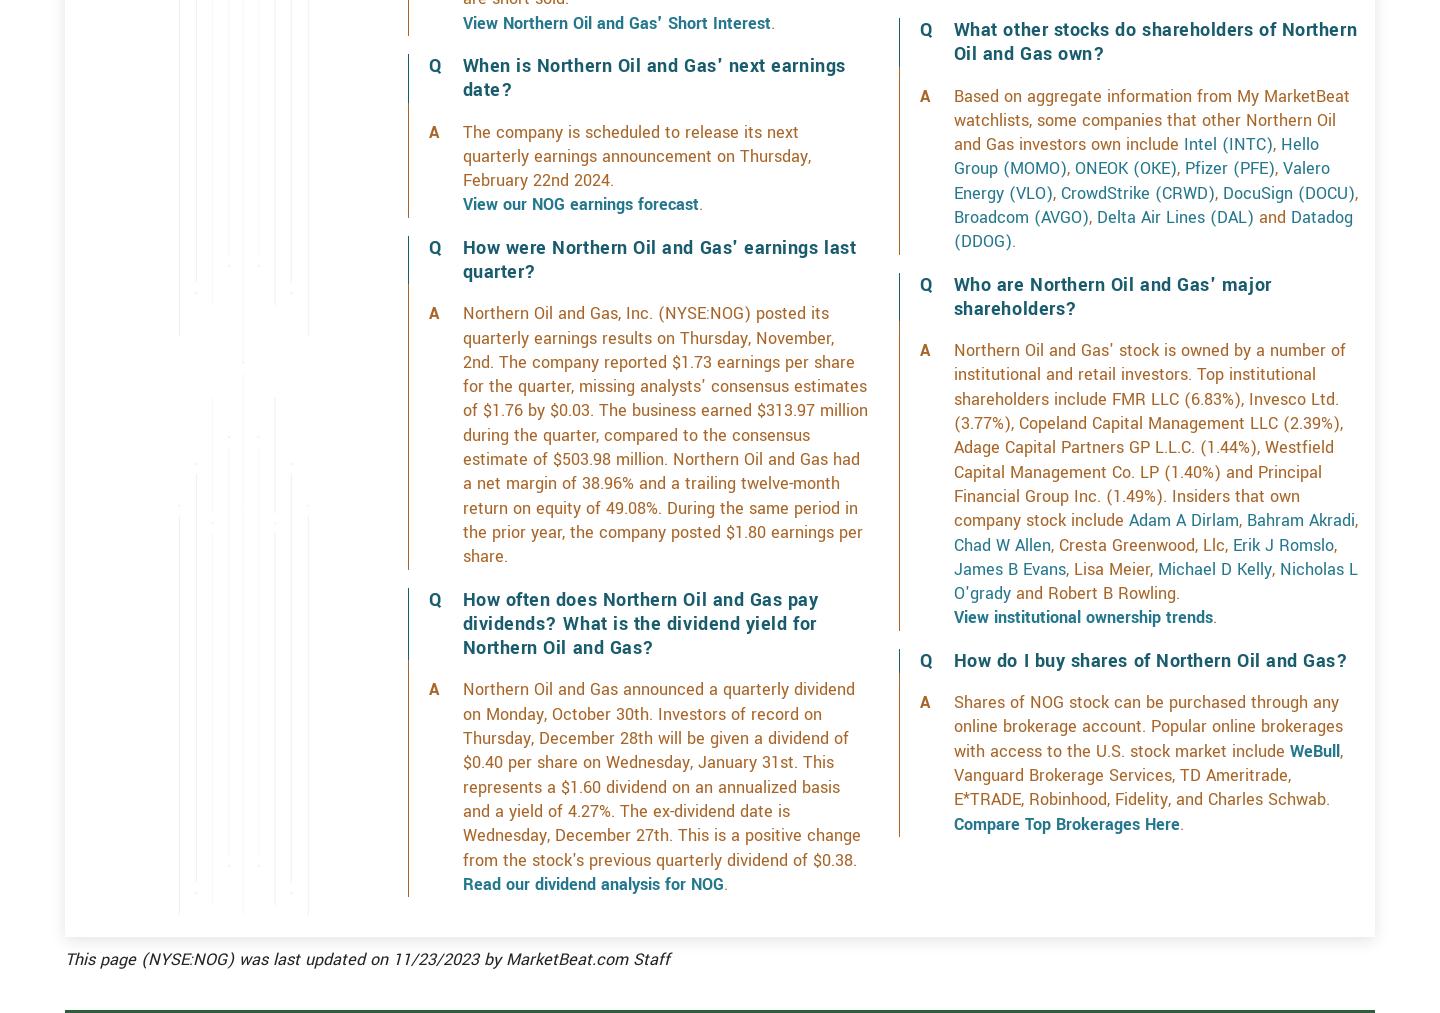 The image size is (1440, 1013). I want to click on 'Broadcom (AVGO)', so click(1019, 287).